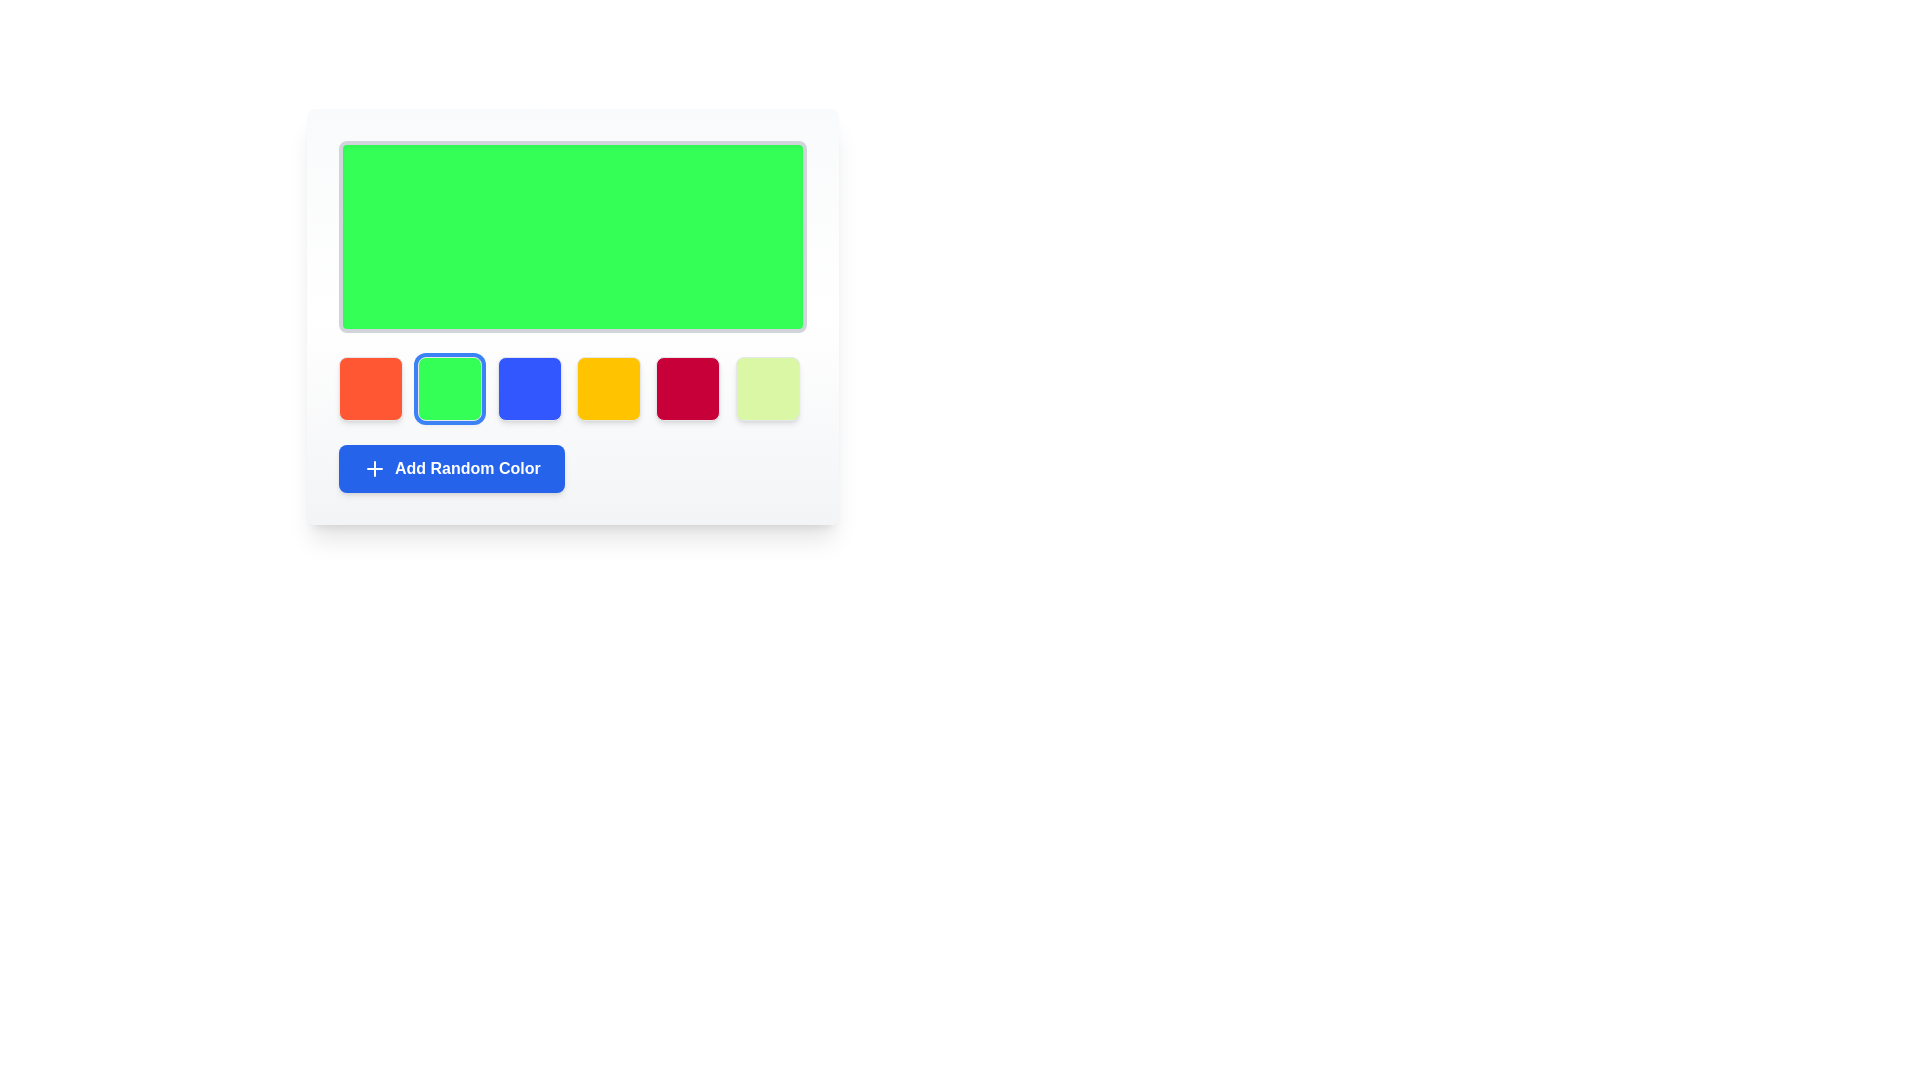 This screenshot has width=1920, height=1080. I want to click on the interactive button that is the third element in a horizontally aligned grid, positioned below a green rectangular section and above the 'Add Random Color' button, so click(529, 389).